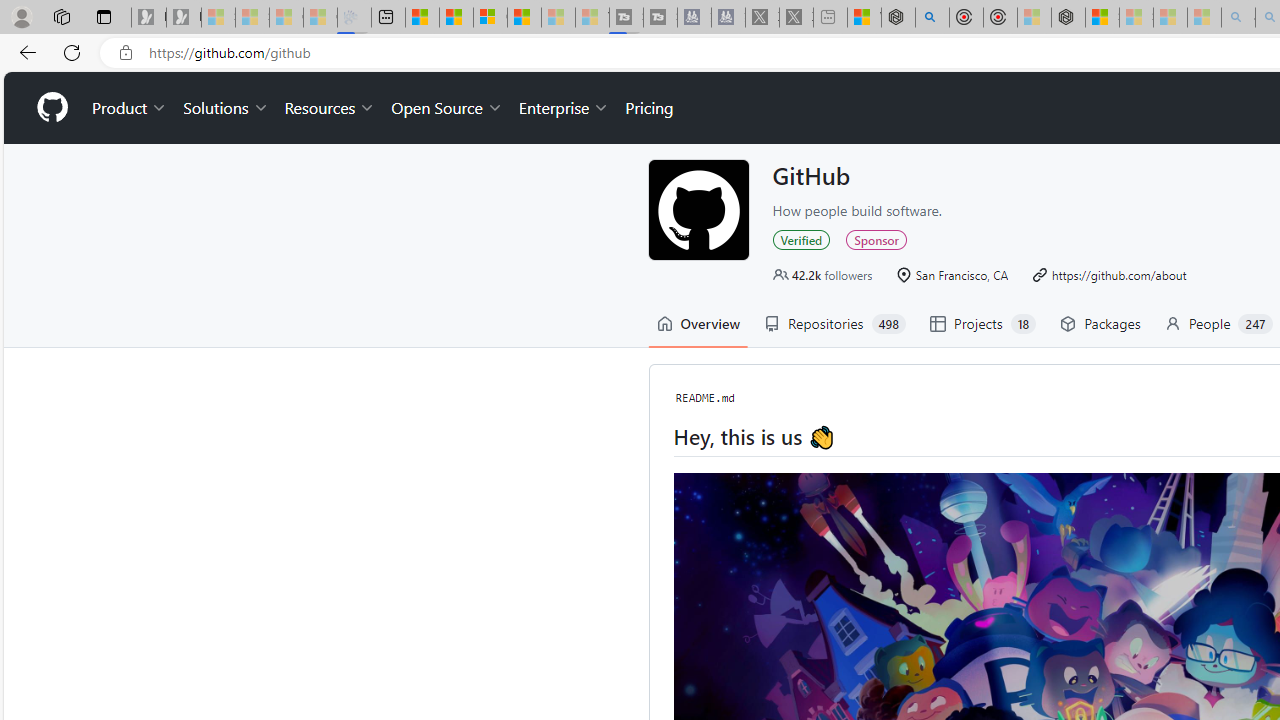 Image resolution: width=1280 pixels, height=720 pixels. I want to click on 'Packages', so click(1099, 323).